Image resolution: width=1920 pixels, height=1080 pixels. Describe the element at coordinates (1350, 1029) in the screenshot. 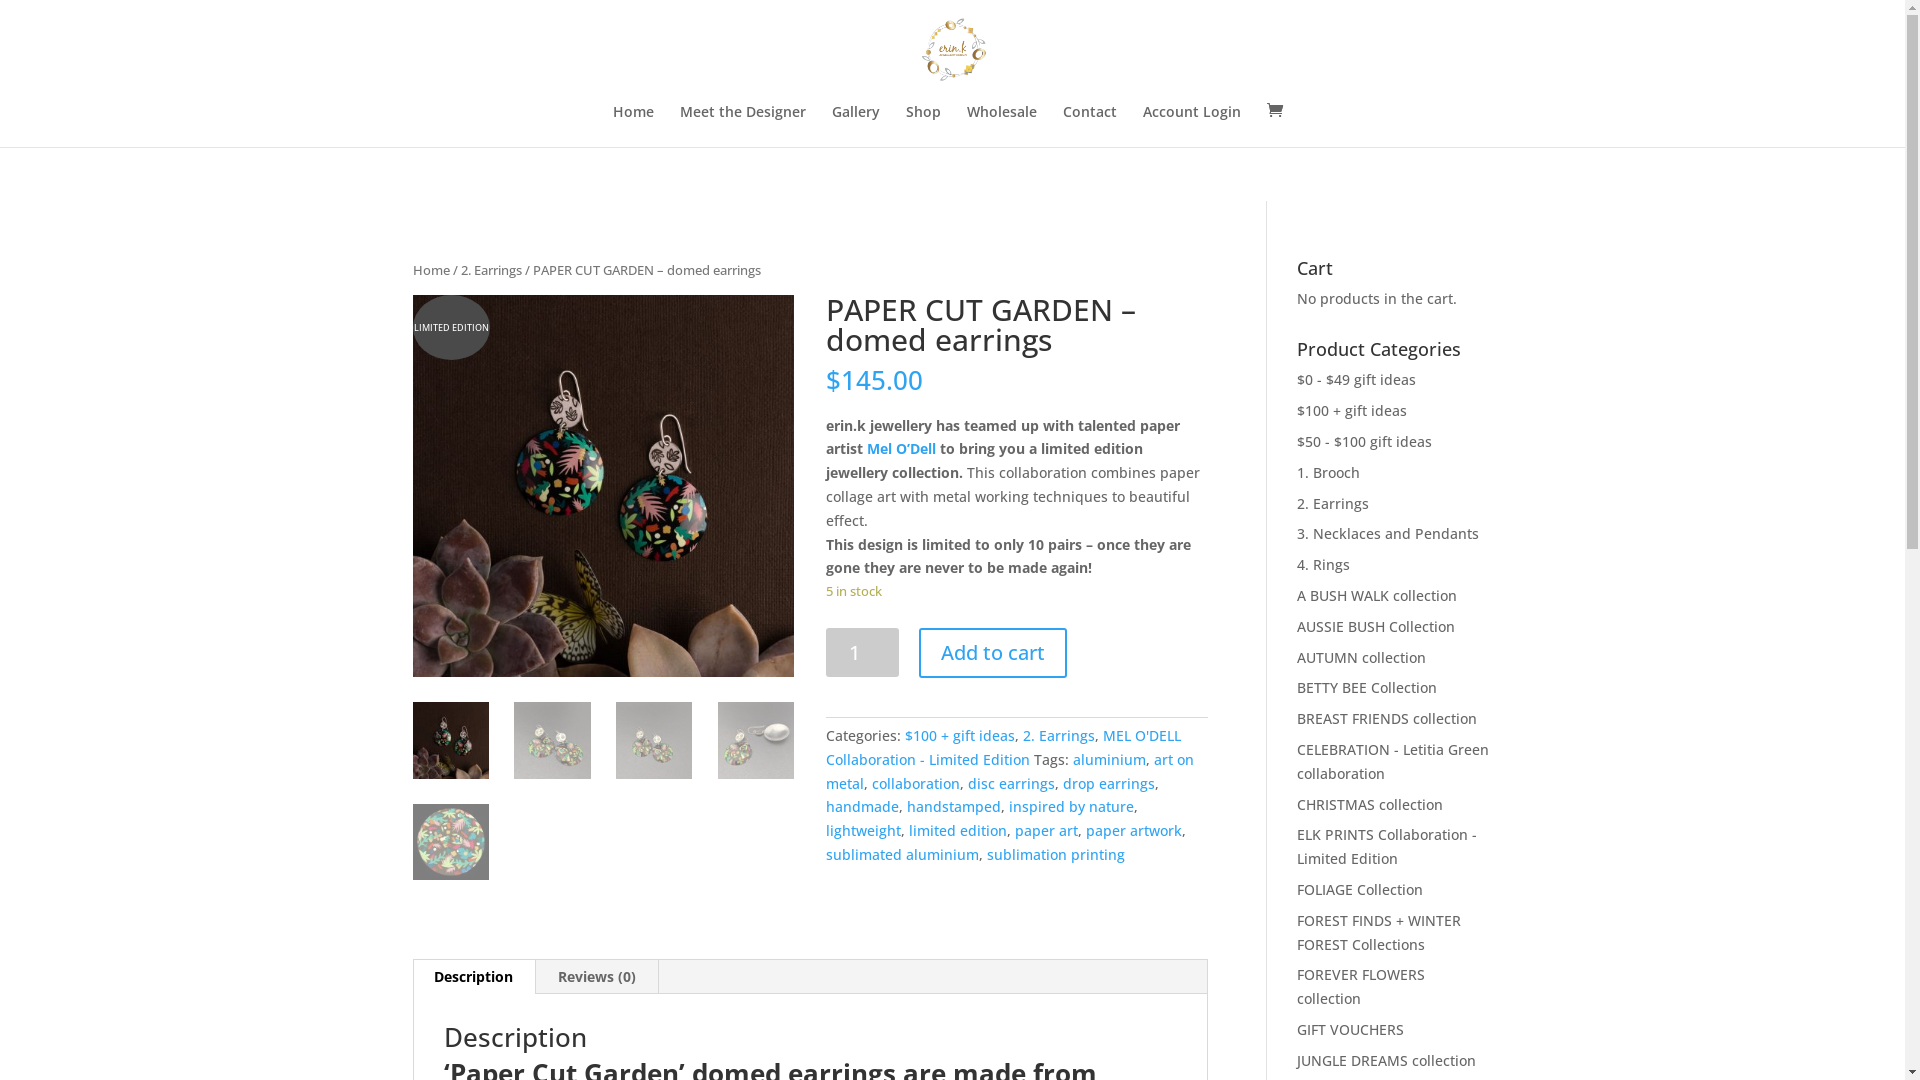

I see `'GIFT VOUCHERS'` at that location.